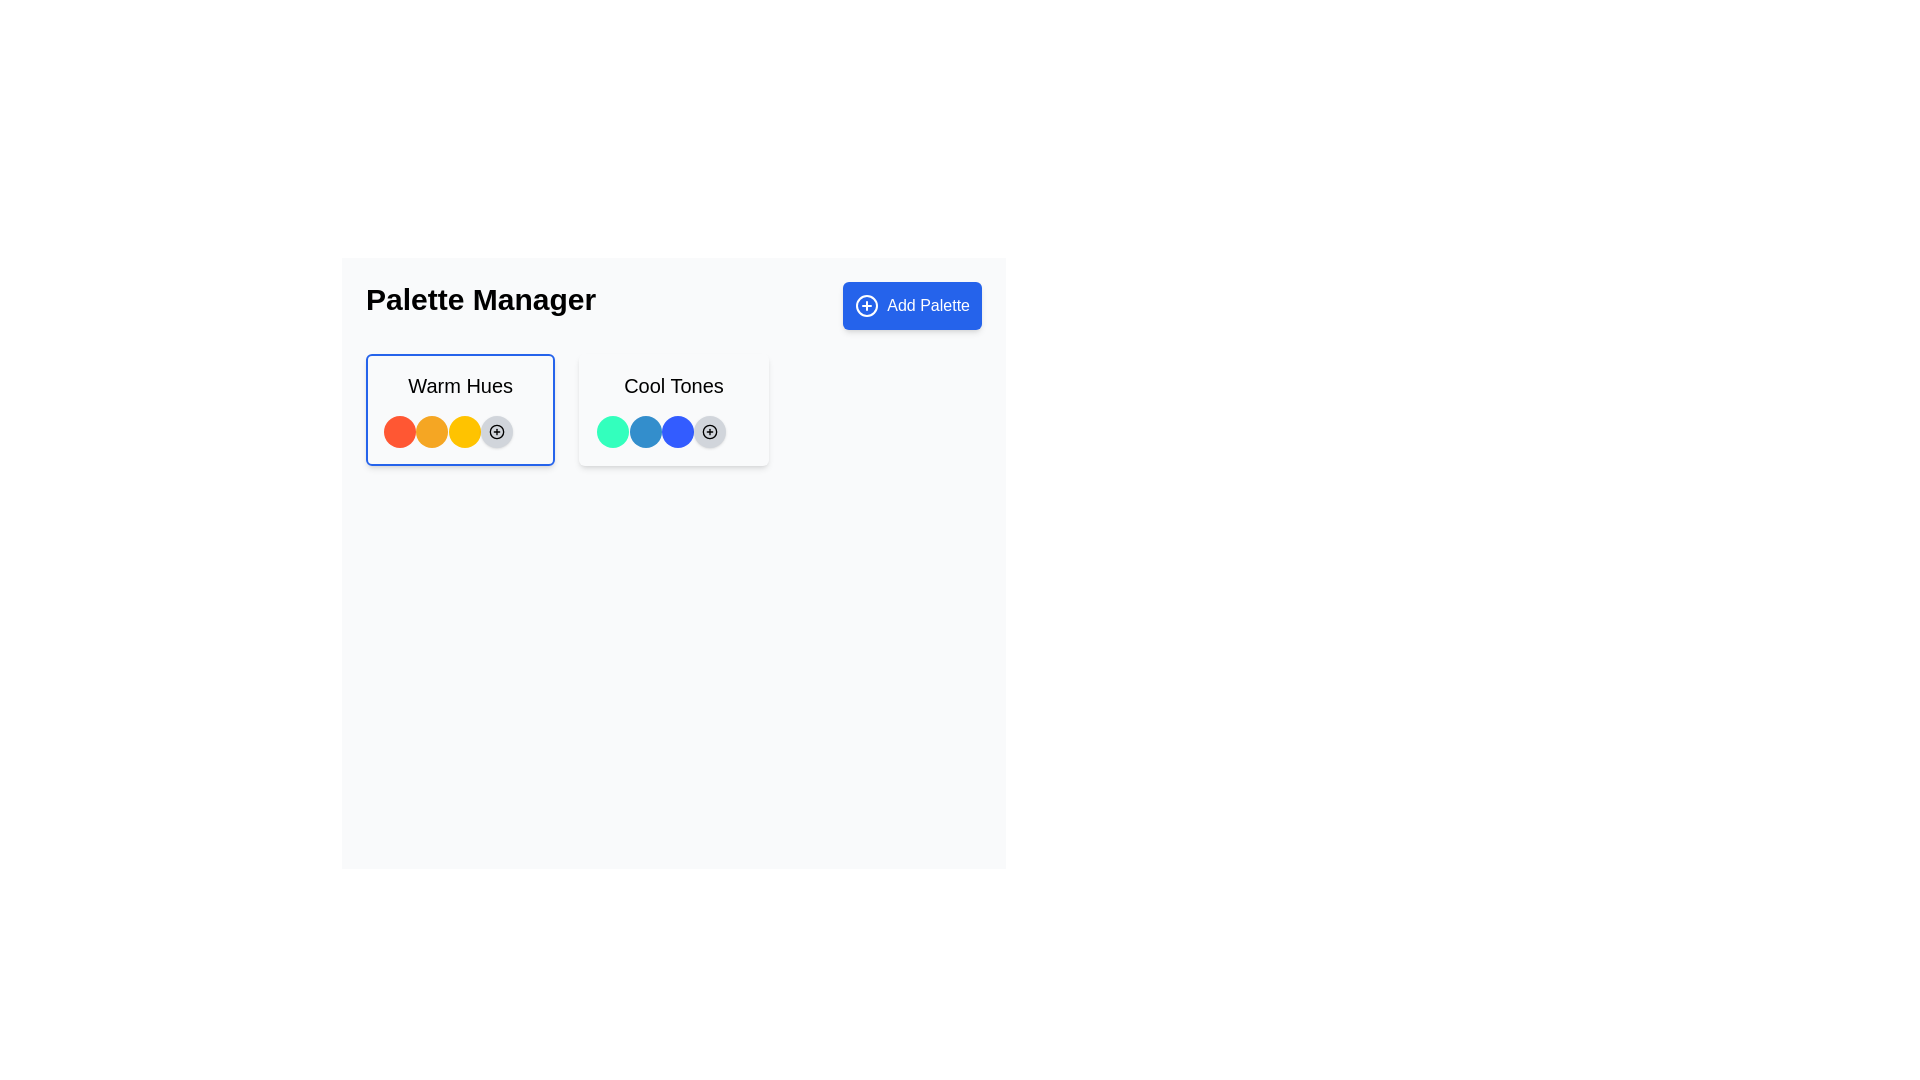  What do you see at coordinates (867, 305) in the screenshot?
I see `the 'Add Palette' button which contains a bold blue bordered circle icon at the top-right corner of the interface` at bounding box center [867, 305].